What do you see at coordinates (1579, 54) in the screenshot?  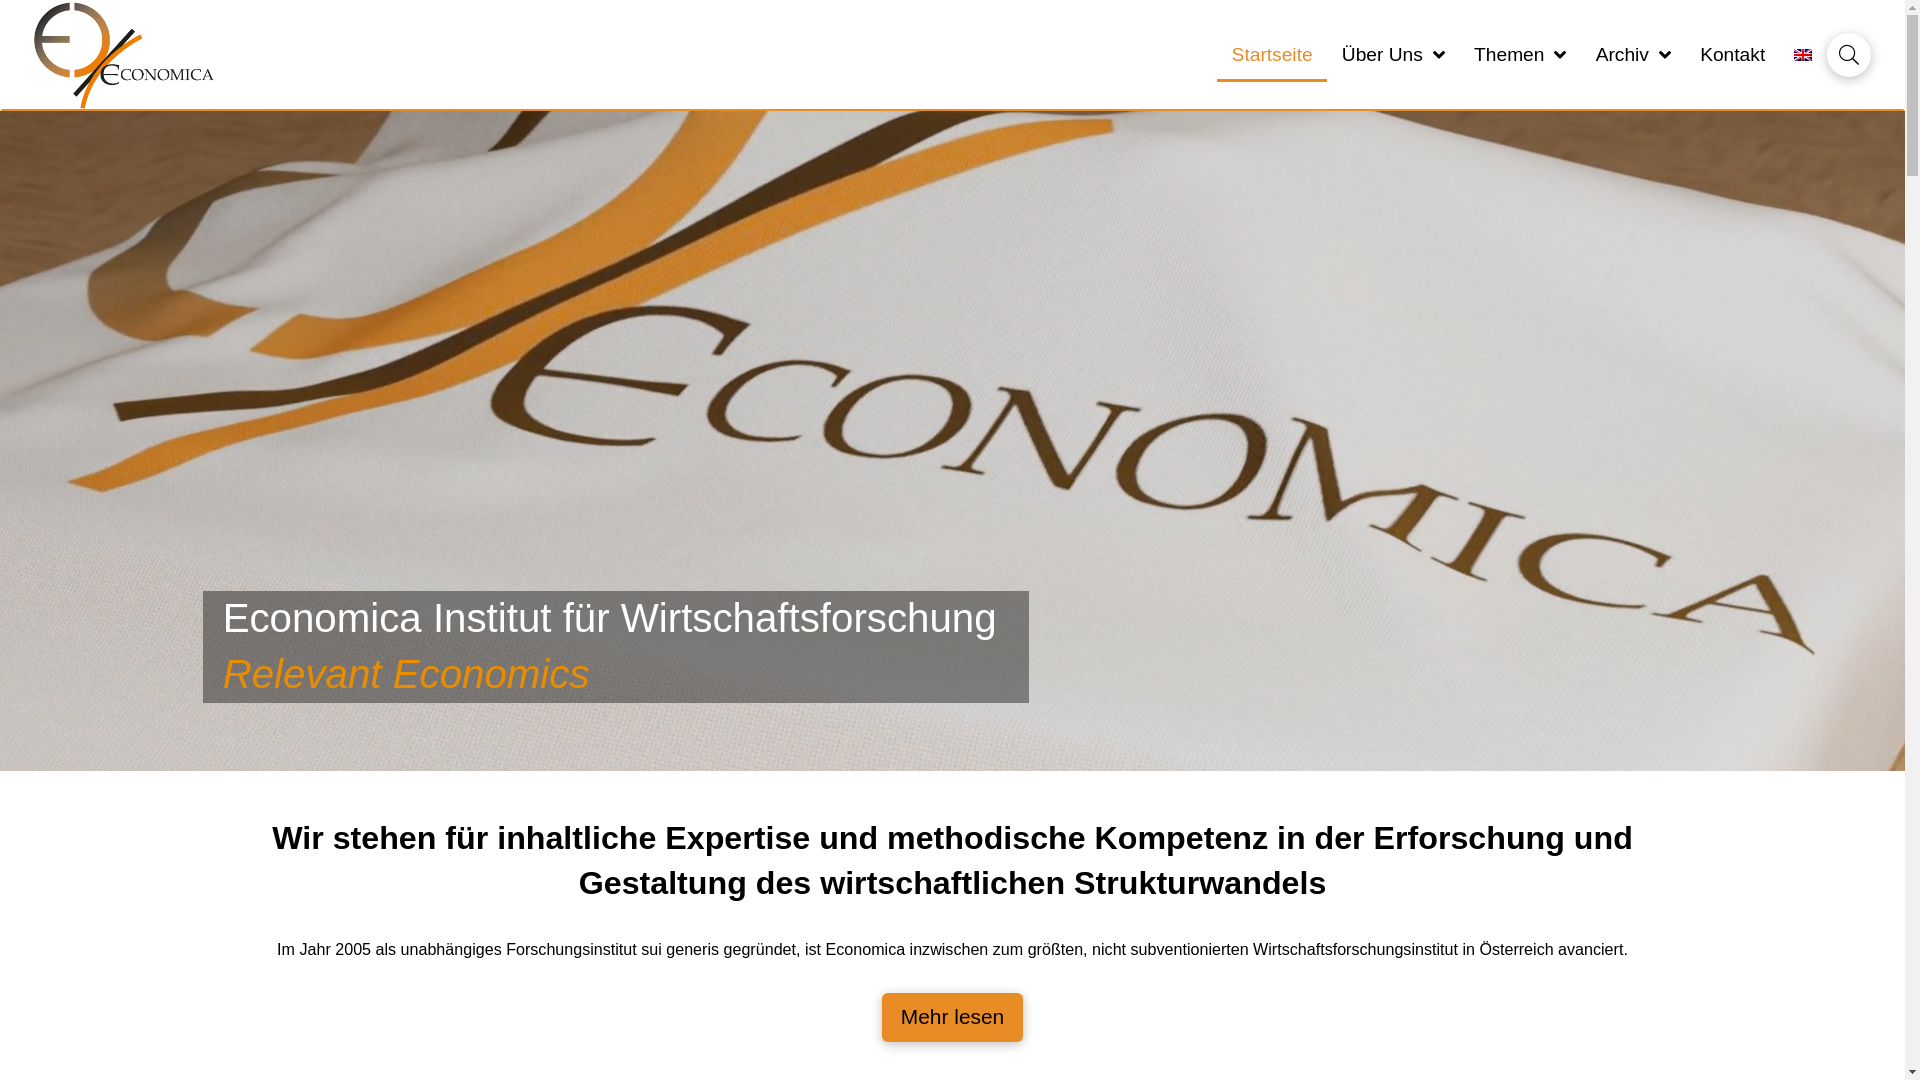 I see `'Archiv'` at bounding box center [1579, 54].